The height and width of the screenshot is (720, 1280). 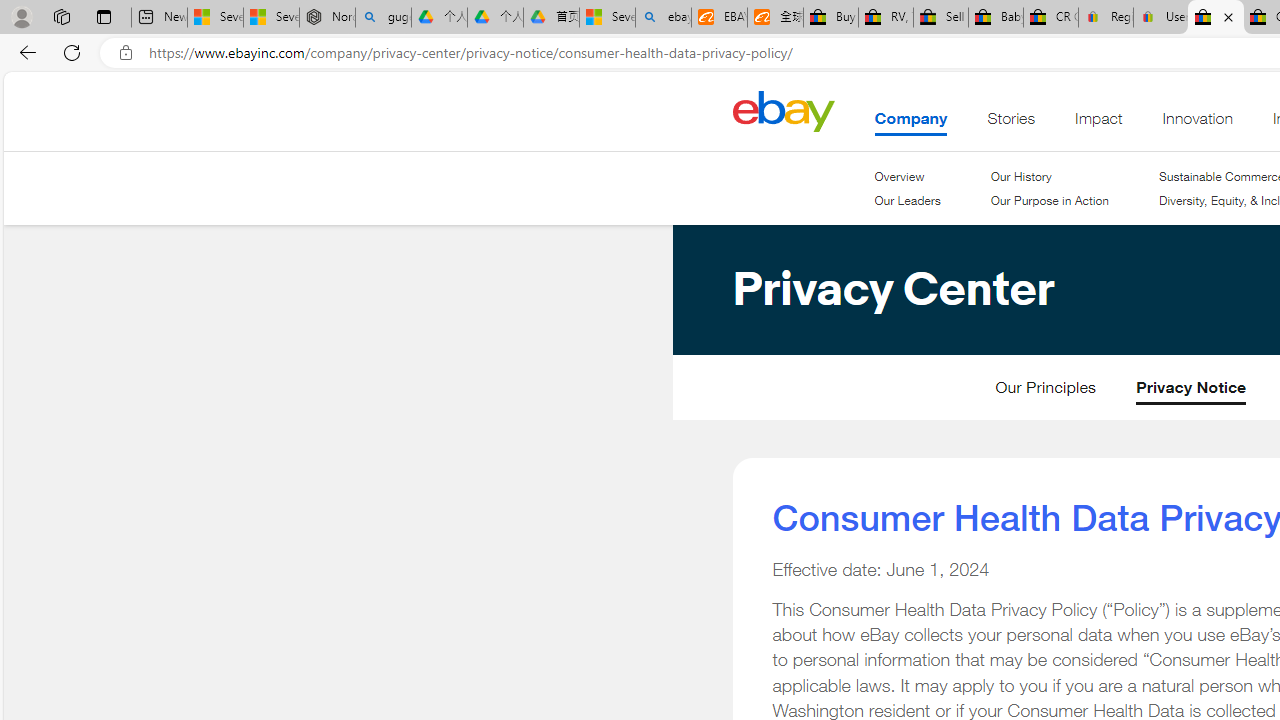 What do you see at coordinates (1011, 123) in the screenshot?
I see `'Stories'` at bounding box center [1011, 123].